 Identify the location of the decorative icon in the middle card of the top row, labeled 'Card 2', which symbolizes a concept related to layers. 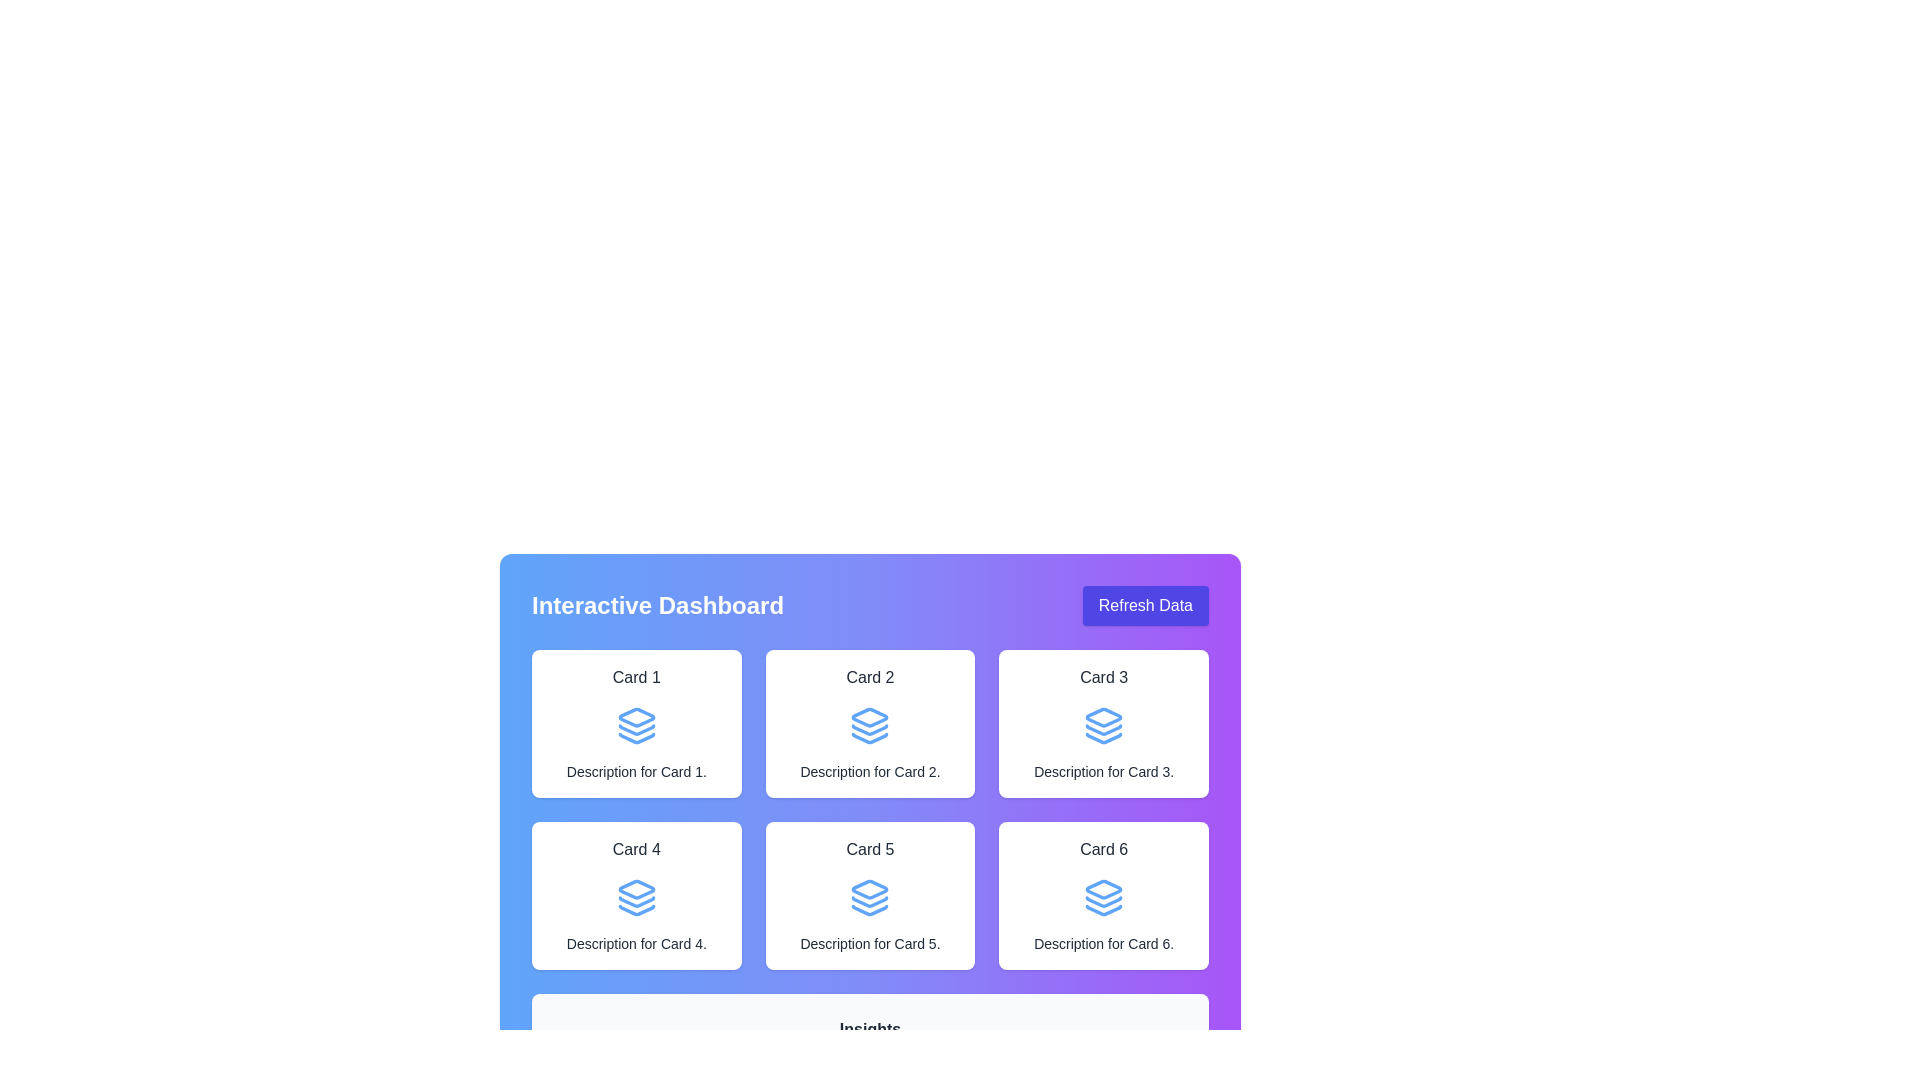
(870, 725).